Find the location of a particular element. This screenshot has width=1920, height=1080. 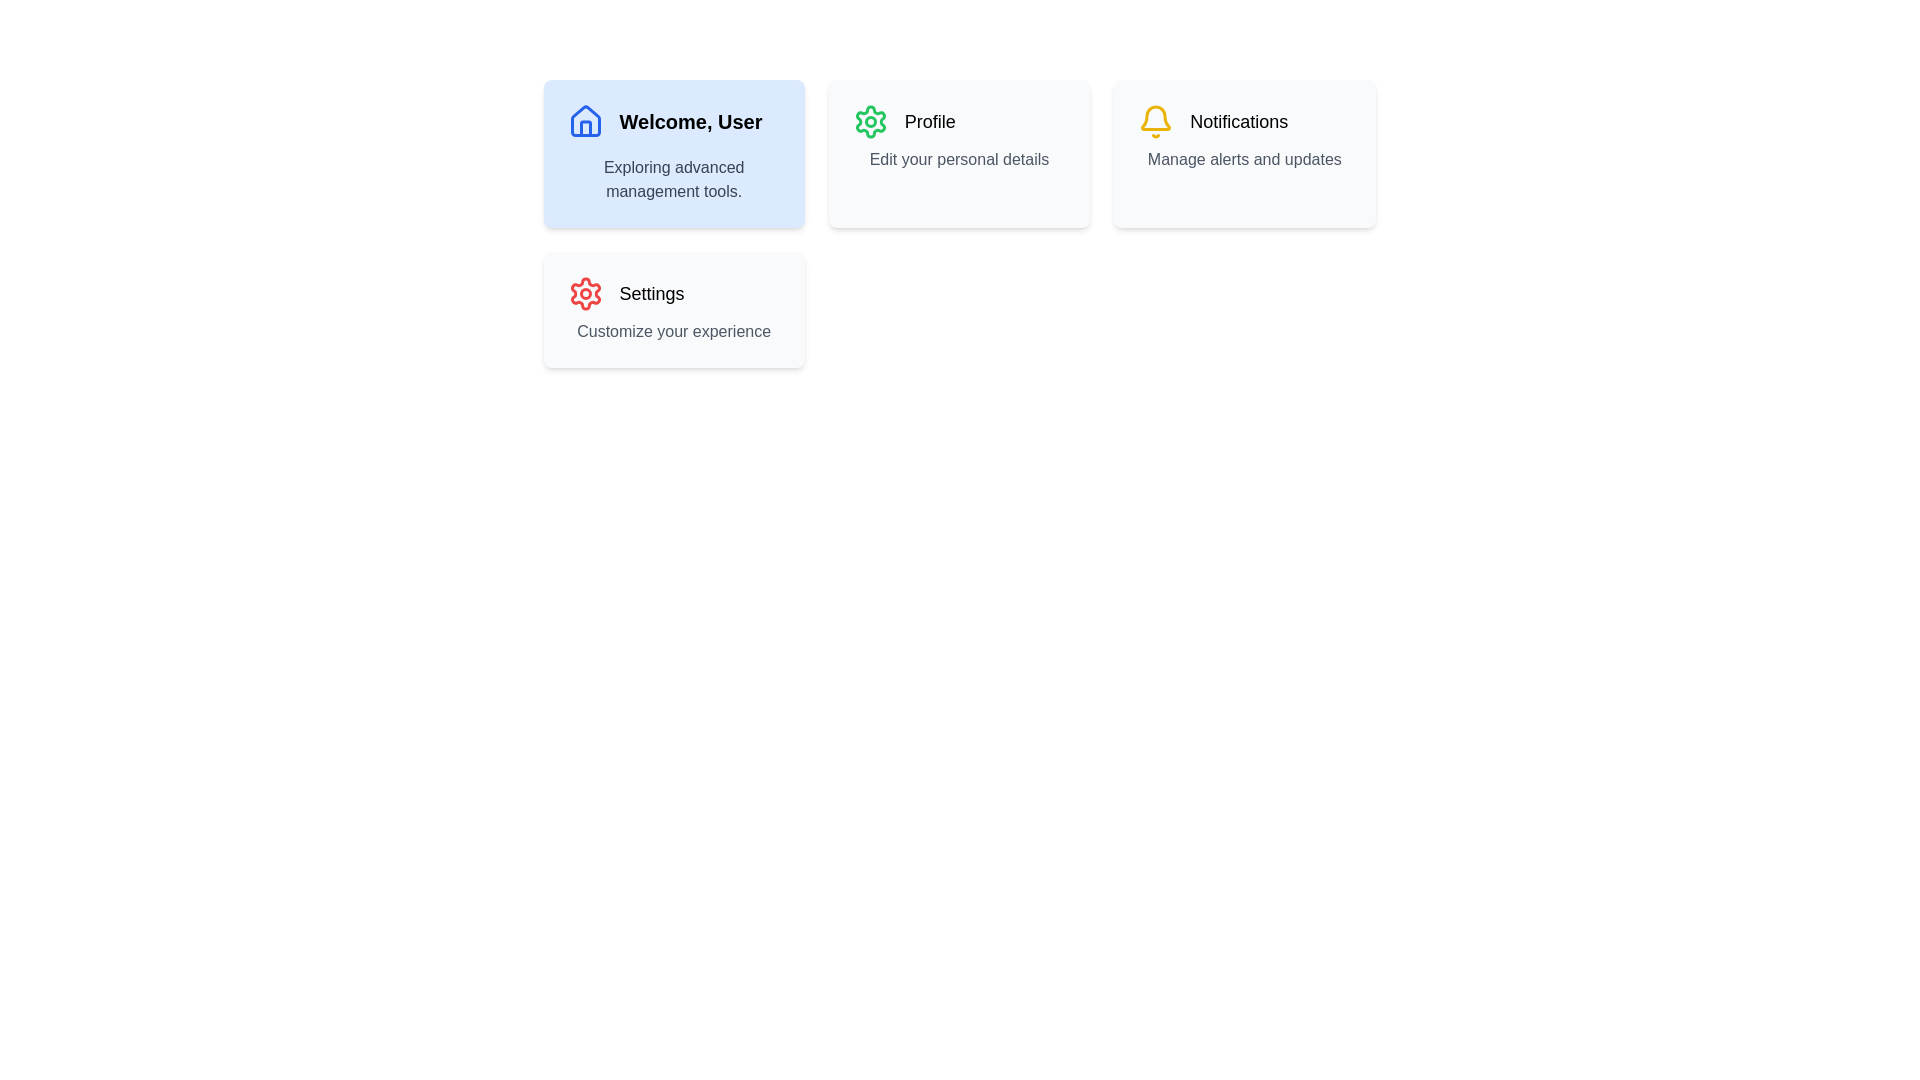

the 'Notifications' text label, which is styled with medium font weight and located to the right of a yellow notification bell icon in the top-right quadrant of the layout is located at coordinates (1238, 122).